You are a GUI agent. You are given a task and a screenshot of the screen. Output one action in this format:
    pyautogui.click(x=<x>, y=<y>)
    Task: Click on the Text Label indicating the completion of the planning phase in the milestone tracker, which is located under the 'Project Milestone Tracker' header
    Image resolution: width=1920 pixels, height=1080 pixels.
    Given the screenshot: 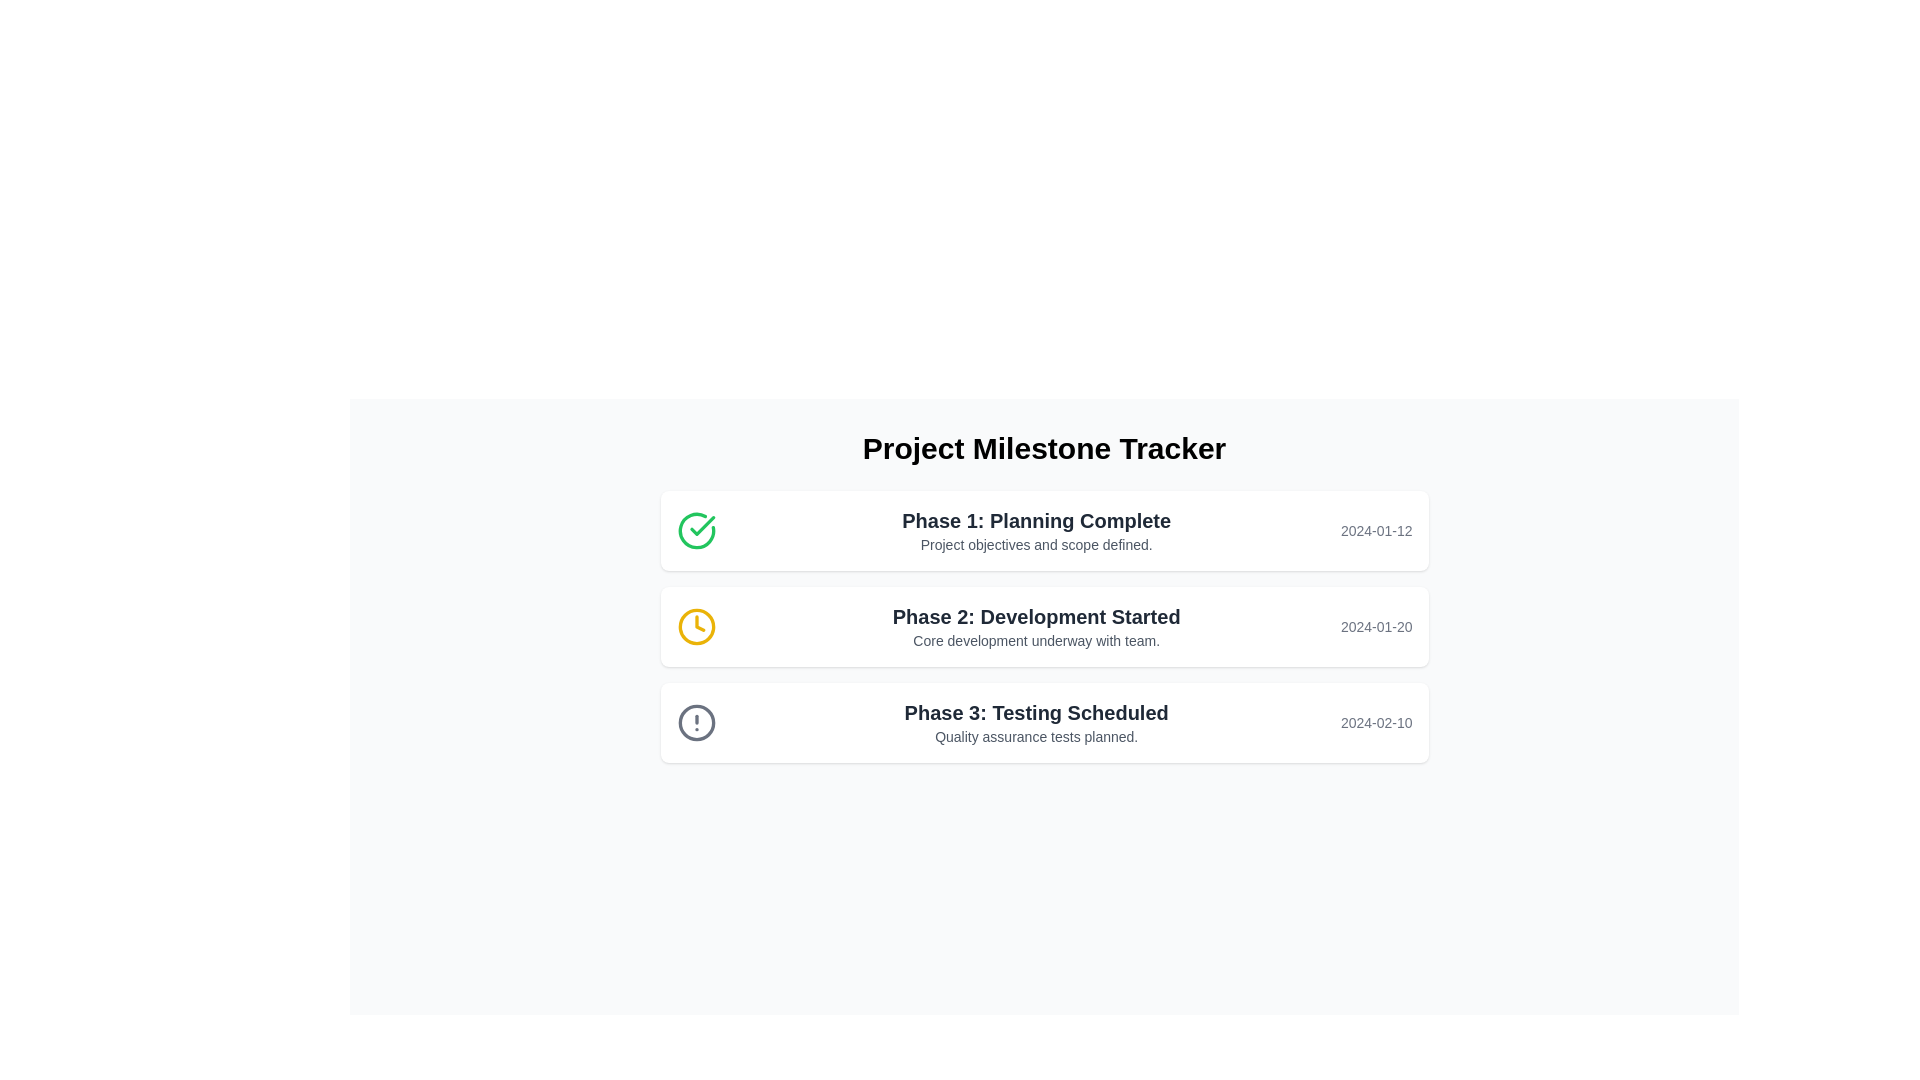 What is the action you would take?
    pyautogui.click(x=1036, y=519)
    